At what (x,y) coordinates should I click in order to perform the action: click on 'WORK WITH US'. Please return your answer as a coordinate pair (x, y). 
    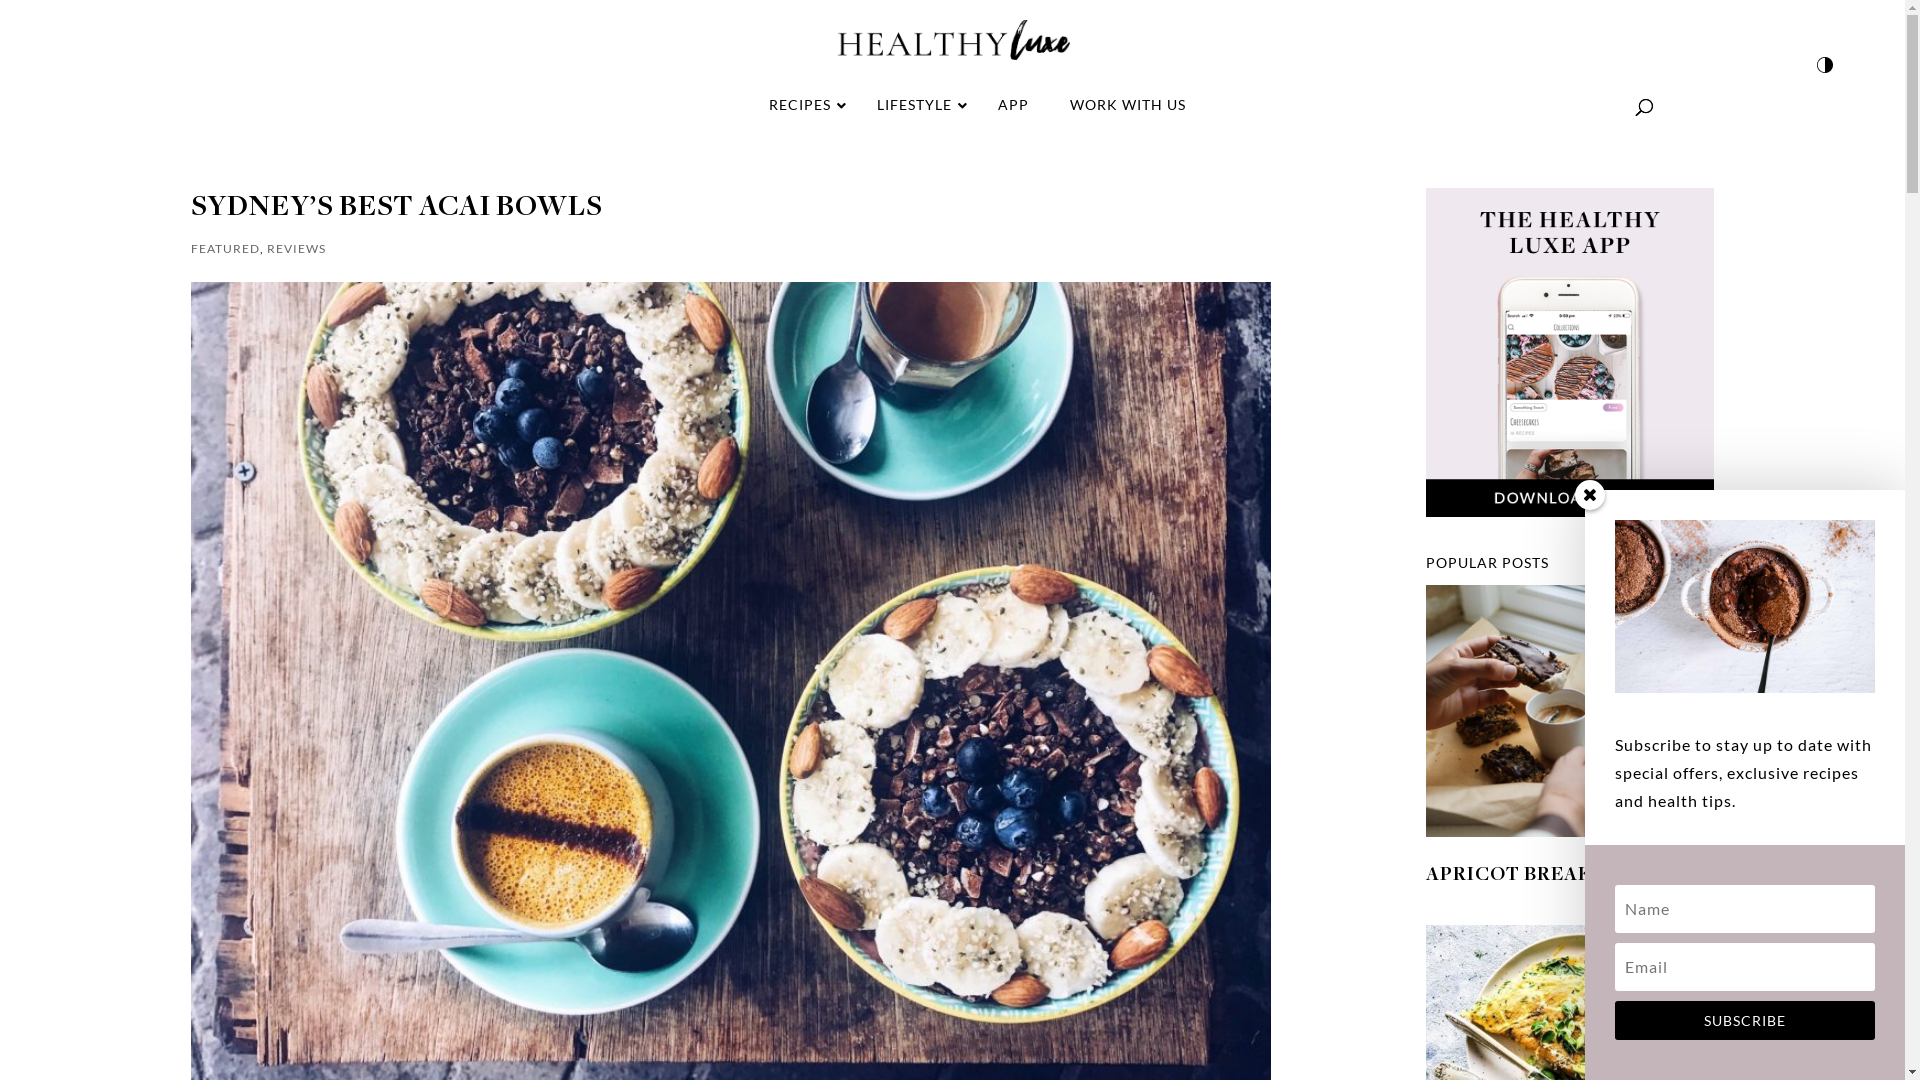
    Looking at the image, I should click on (1127, 104).